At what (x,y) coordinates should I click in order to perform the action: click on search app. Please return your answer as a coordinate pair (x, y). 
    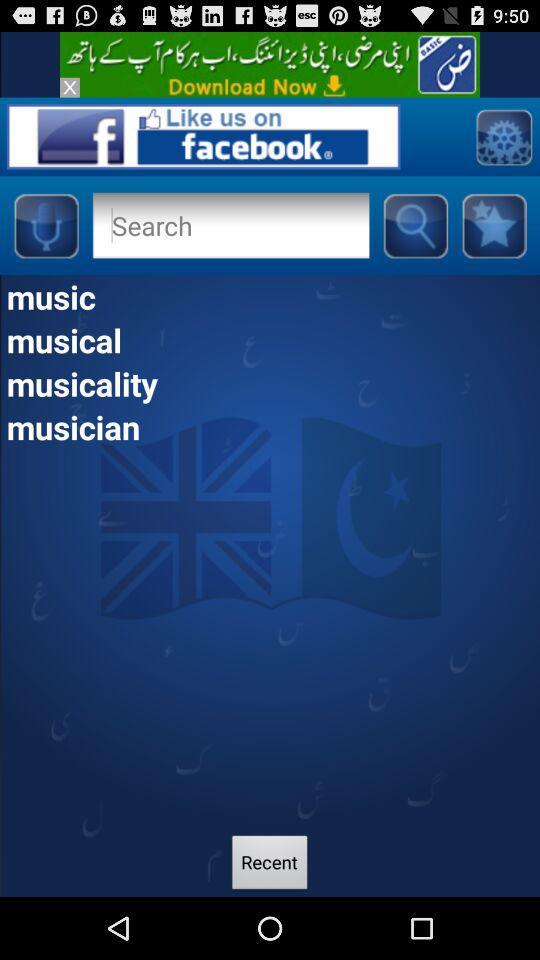
    Looking at the image, I should click on (229, 225).